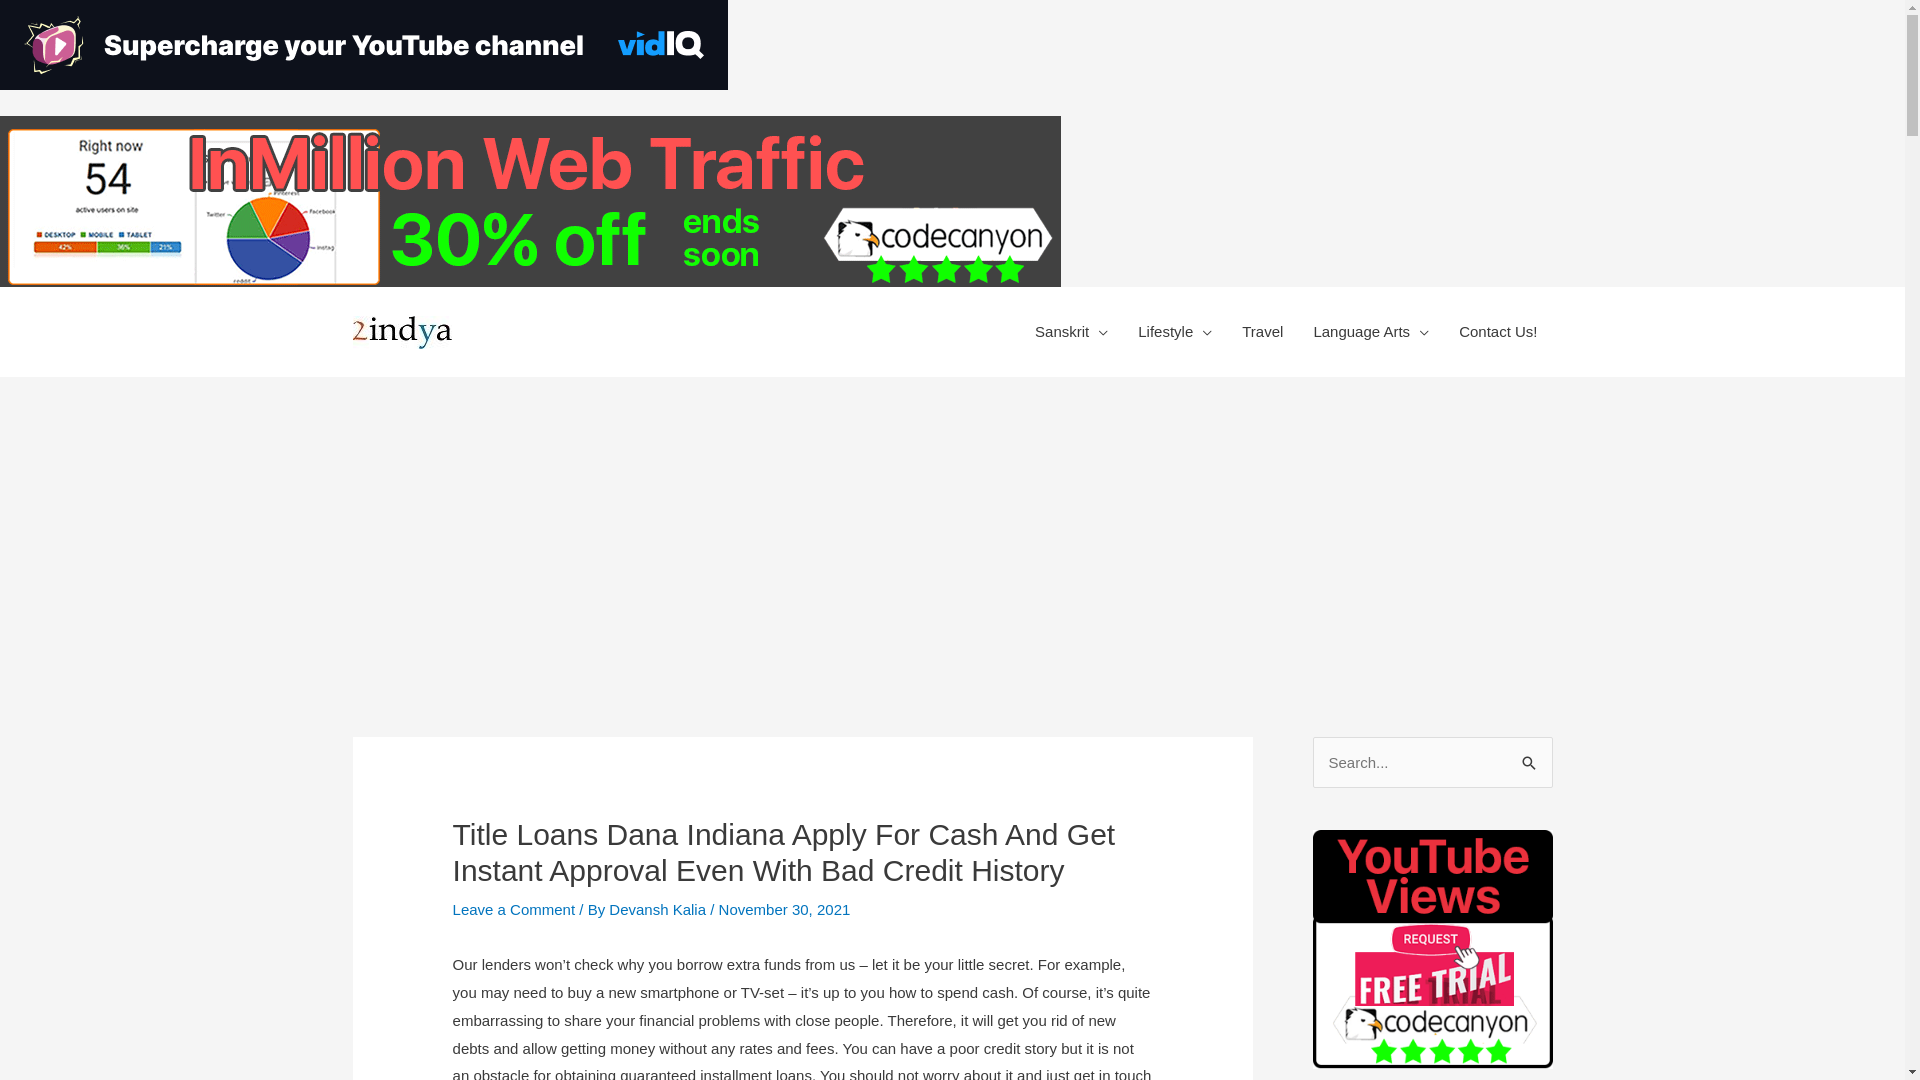 The width and height of the screenshot is (1920, 1080). I want to click on 'Advertisement', so click(950, 526).